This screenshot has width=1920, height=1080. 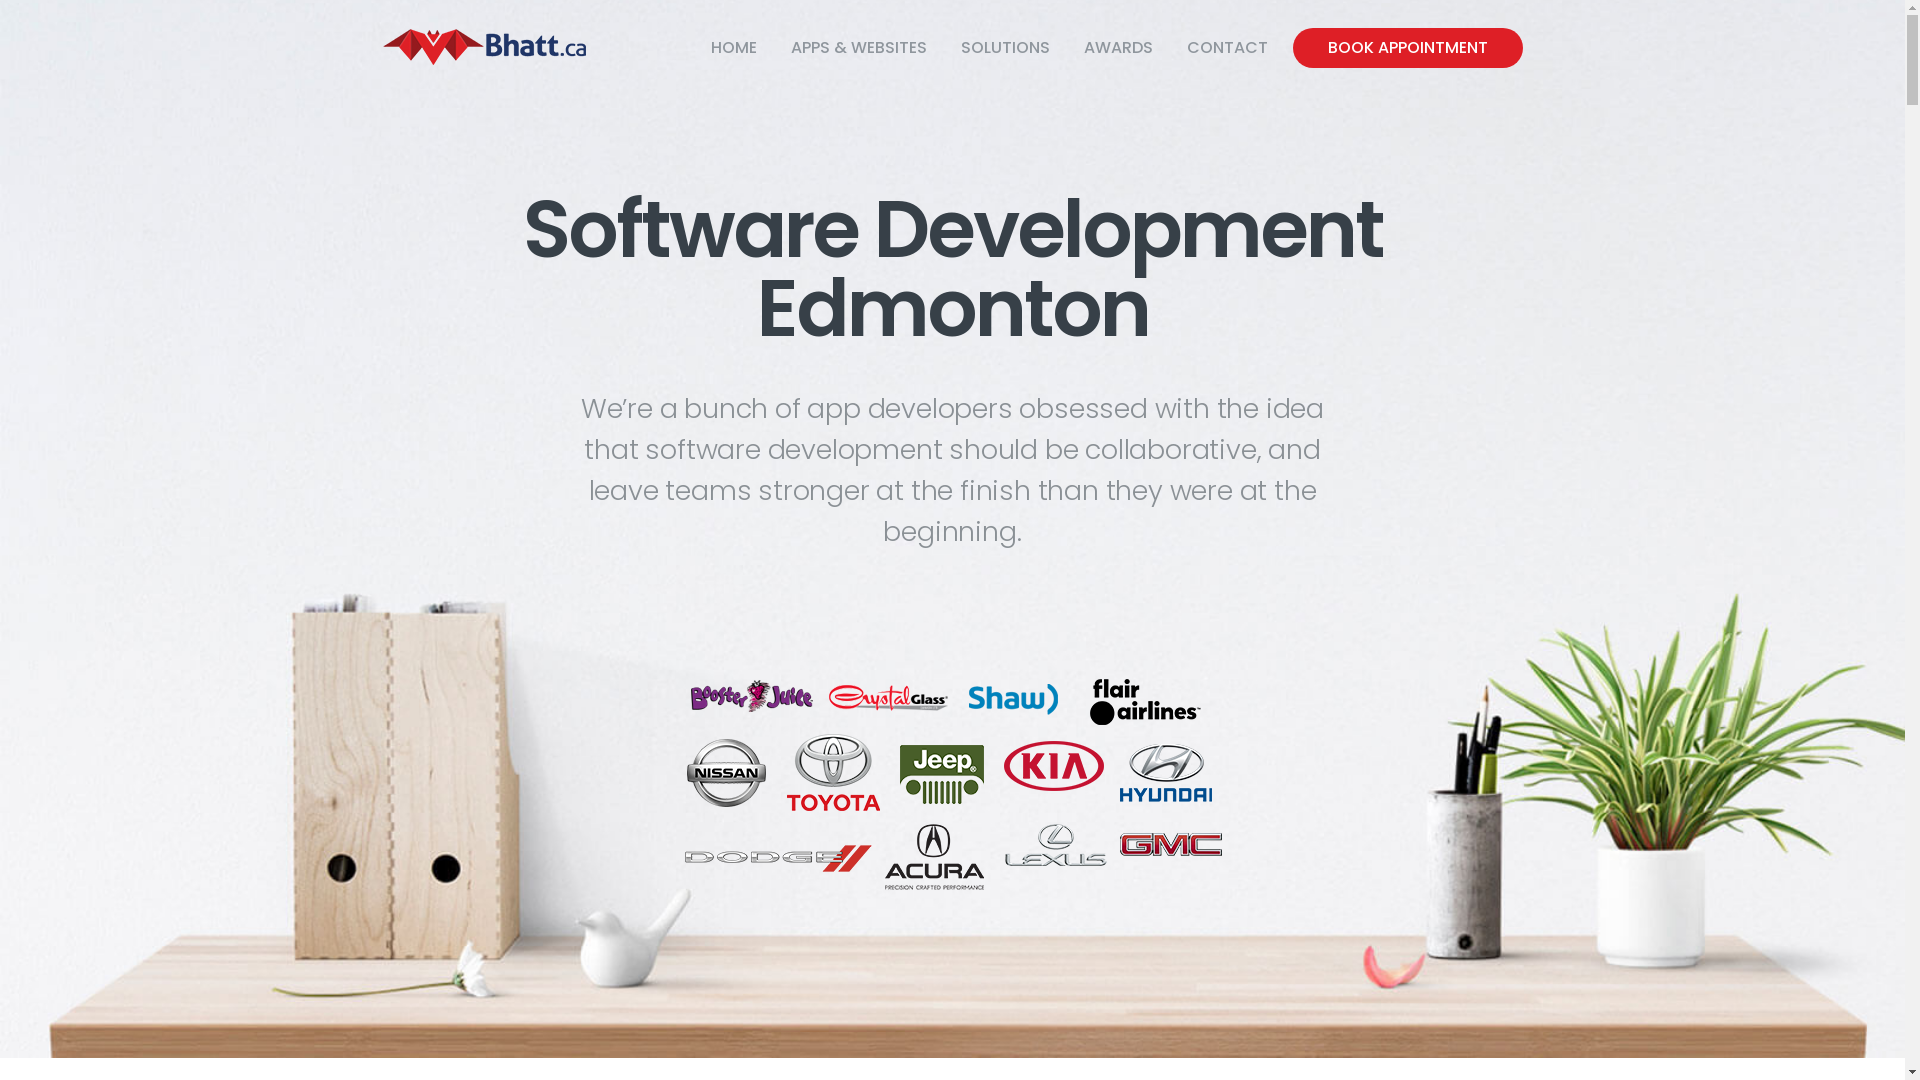 I want to click on 'HOME', so click(x=733, y=46).